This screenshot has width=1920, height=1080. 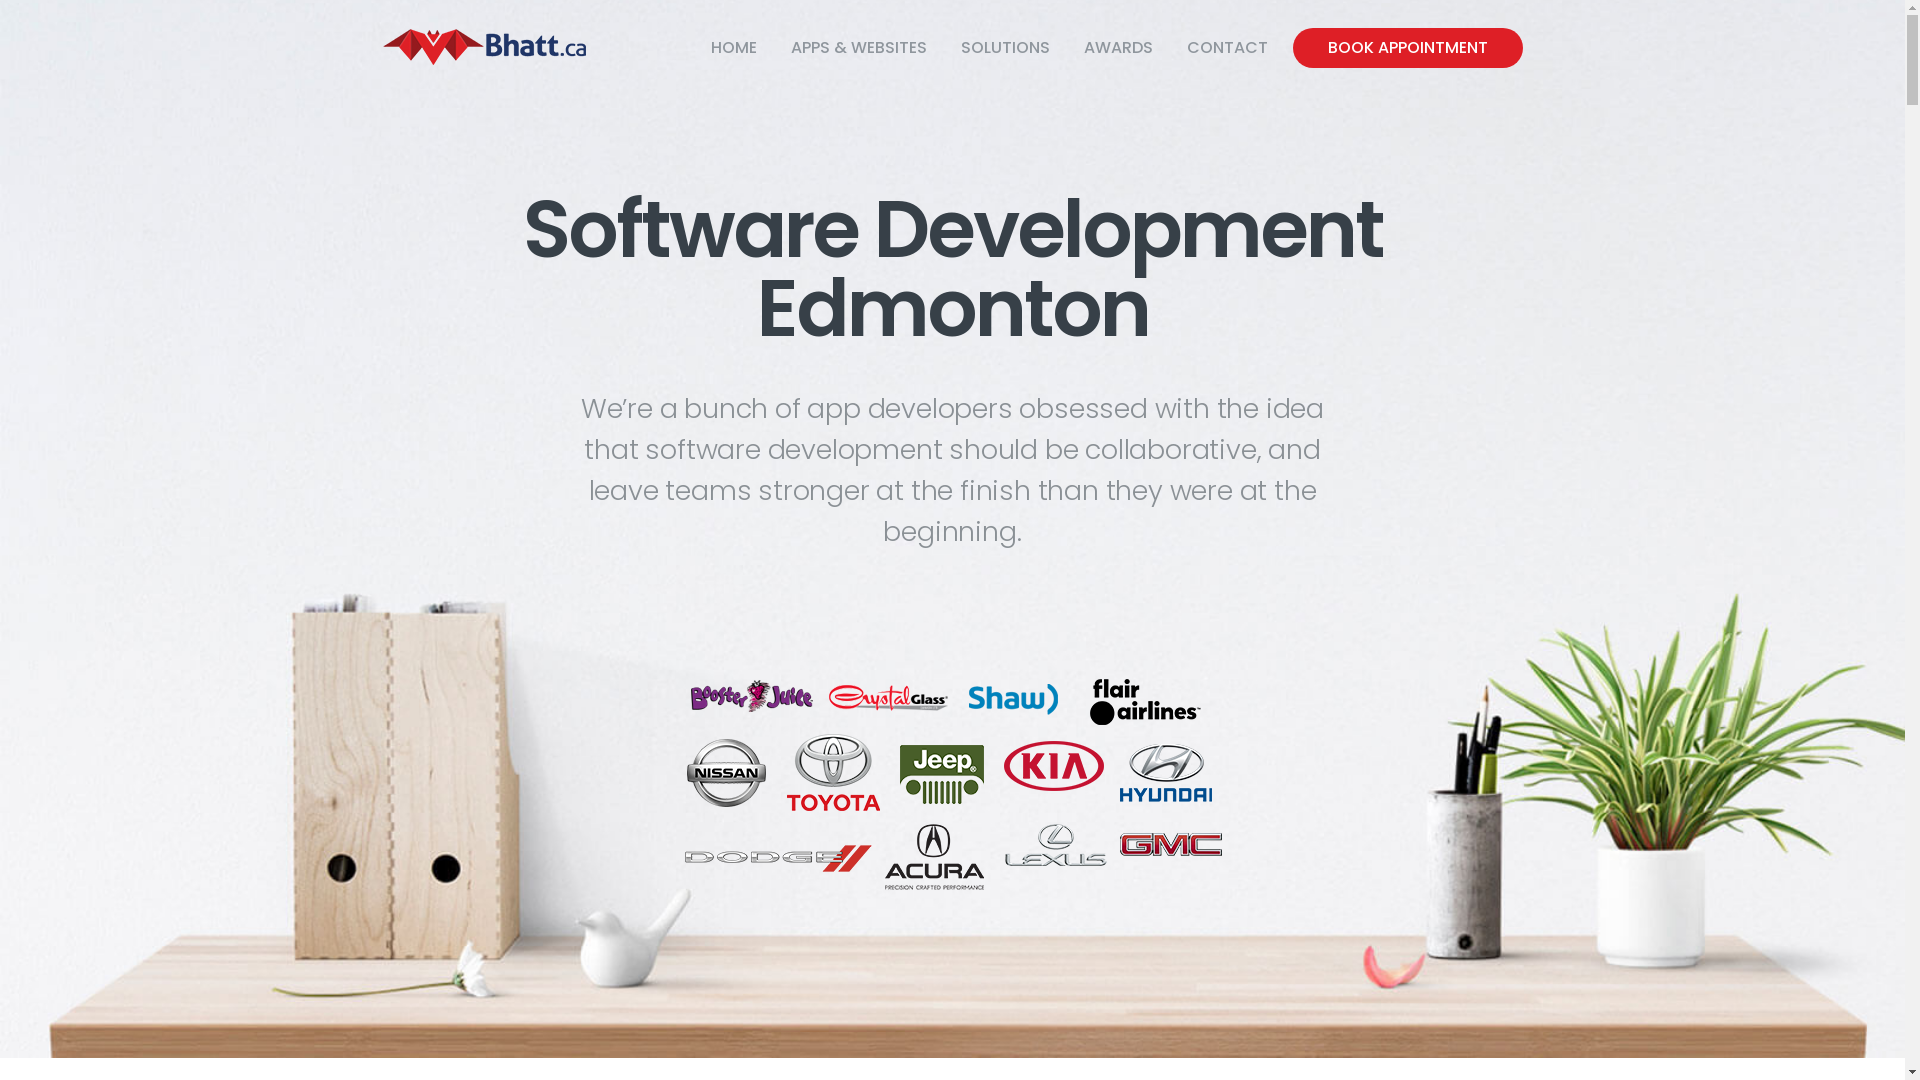 I want to click on 'HOME', so click(x=733, y=46).